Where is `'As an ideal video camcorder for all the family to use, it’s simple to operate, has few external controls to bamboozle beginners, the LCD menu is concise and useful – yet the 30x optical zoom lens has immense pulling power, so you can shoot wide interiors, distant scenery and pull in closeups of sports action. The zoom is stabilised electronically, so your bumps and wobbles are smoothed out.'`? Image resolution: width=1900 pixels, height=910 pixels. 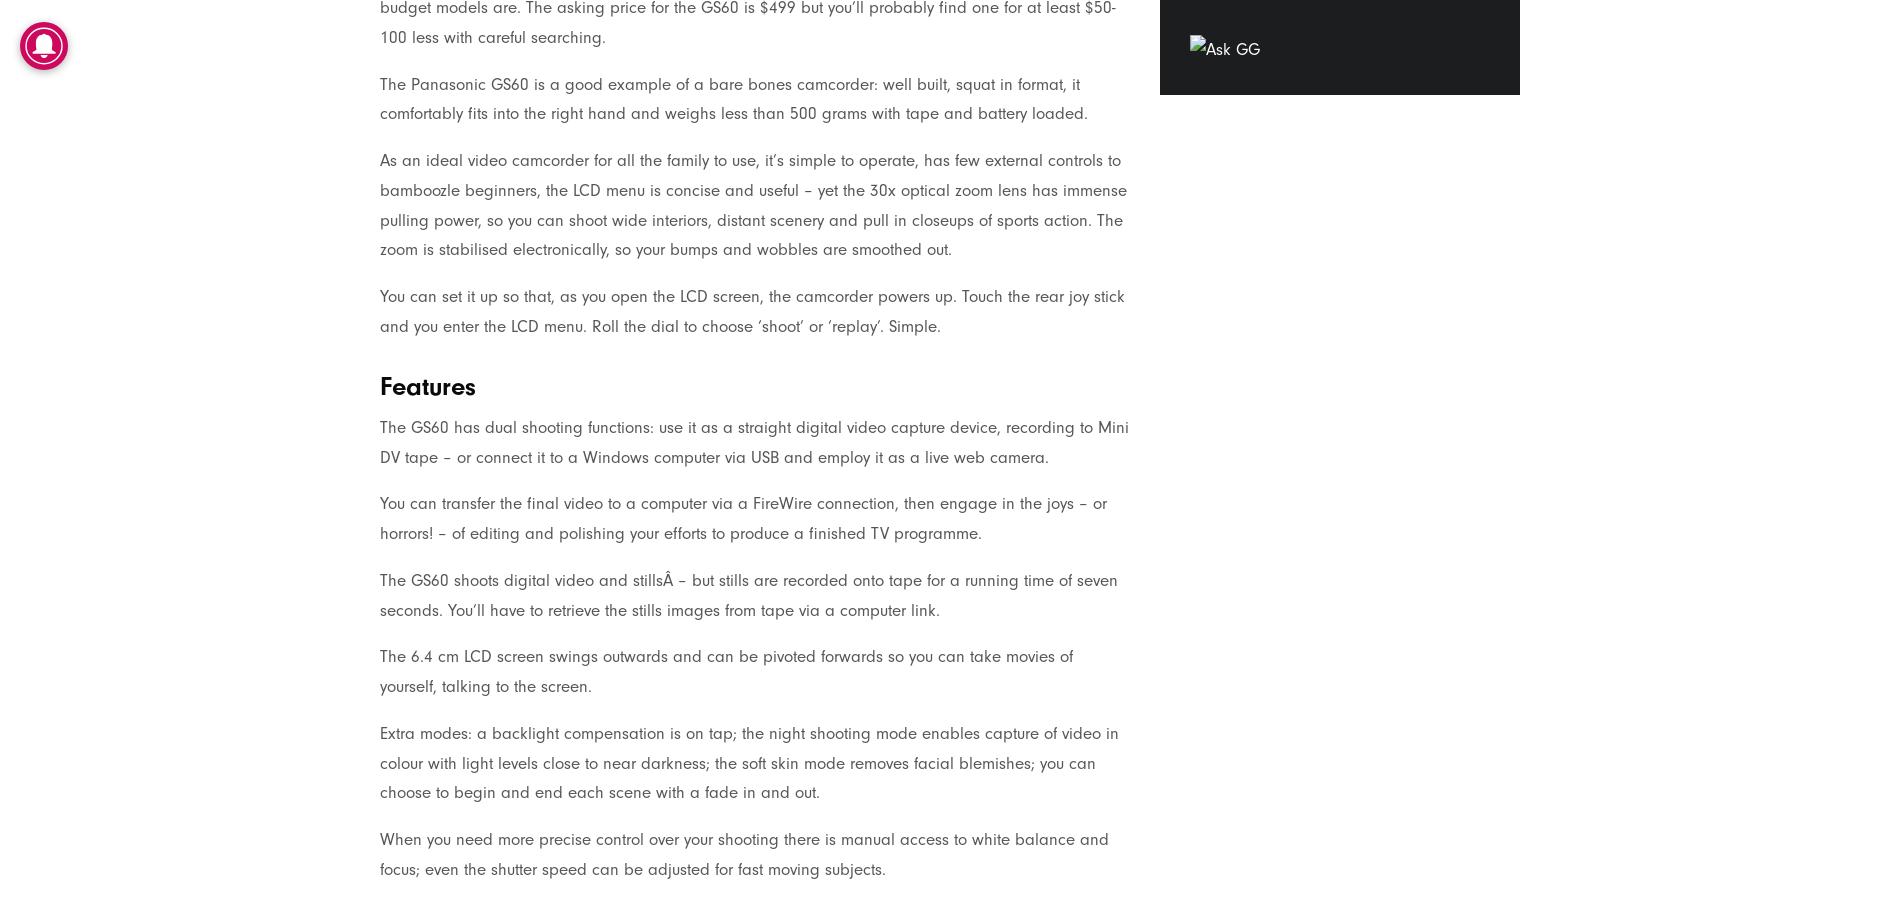
'As an ideal video camcorder for all the family to use, it’s simple to operate, has few external controls to bamboozle beginners, the LCD menu is concise and useful – yet the 30x optical zoom lens has immense pulling power, so you can shoot wide interiors, distant scenery and pull in closeups of sports action. The zoom is stabilised electronically, so your bumps and wobbles are smoothed out.' is located at coordinates (752, 204).